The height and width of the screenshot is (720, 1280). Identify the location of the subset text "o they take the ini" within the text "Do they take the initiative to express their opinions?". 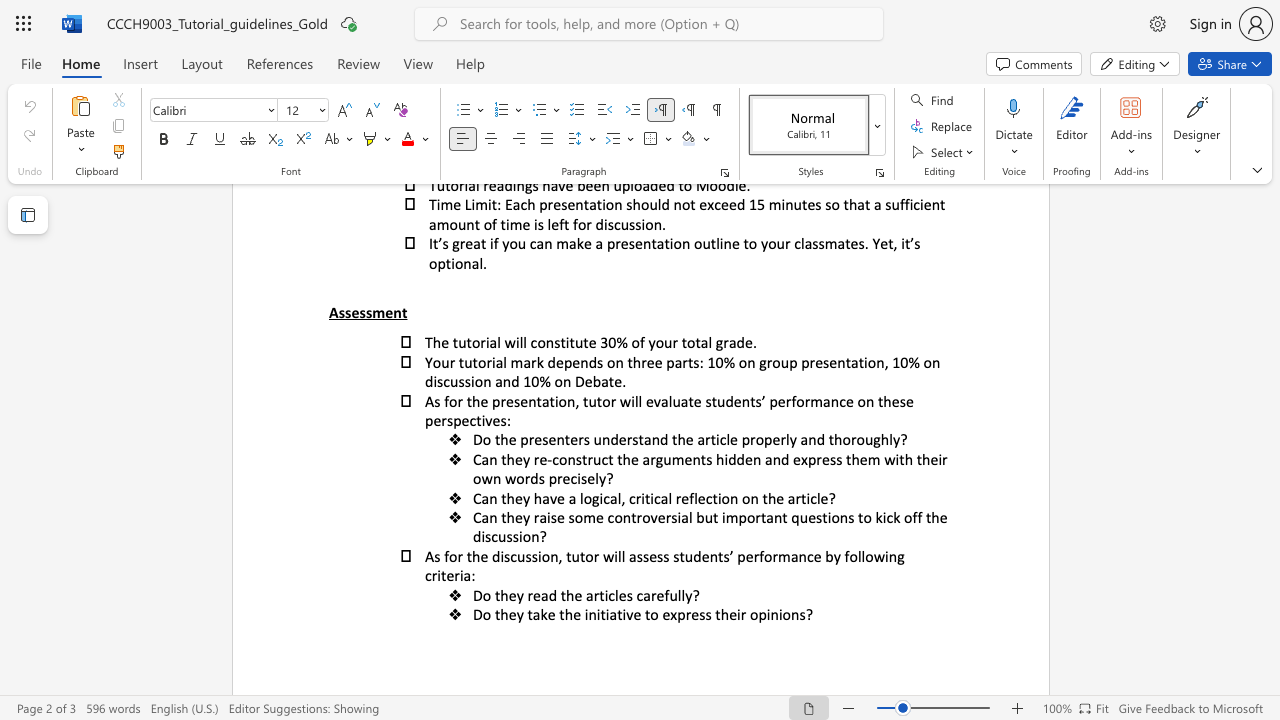
(482, 613).